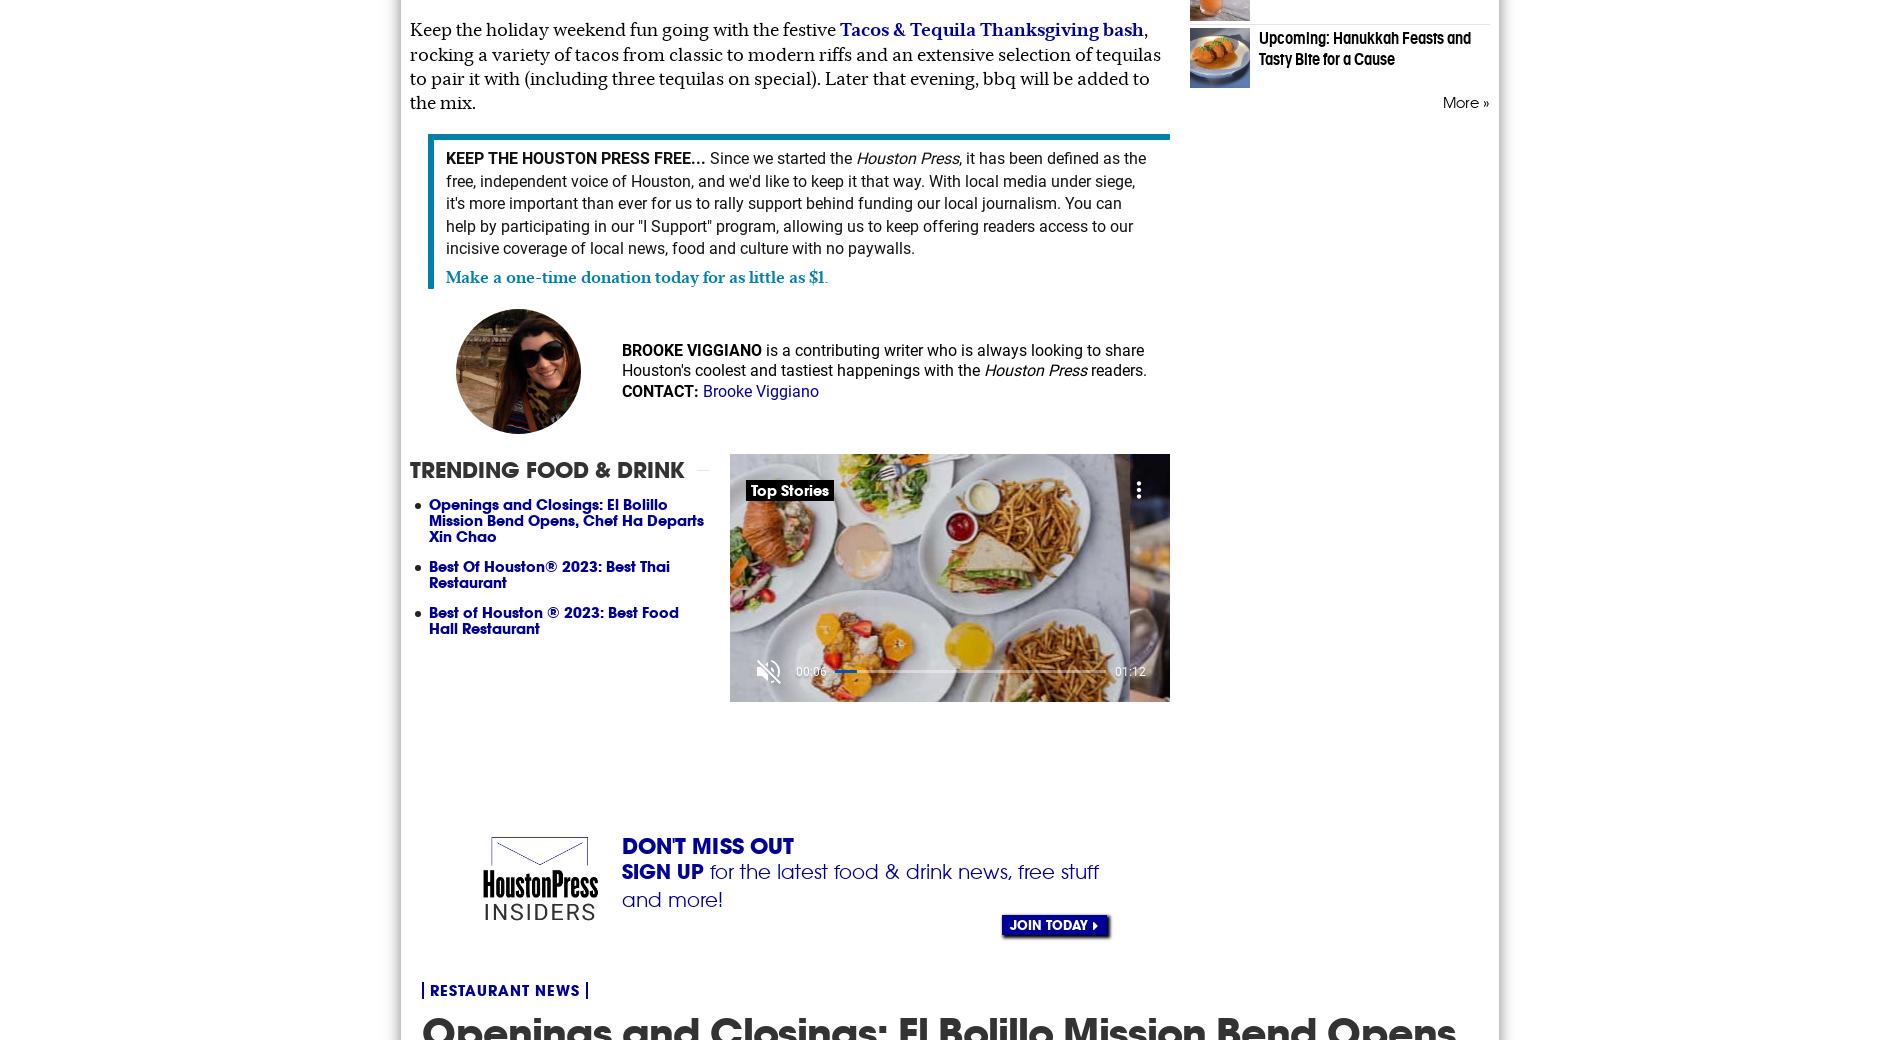  What do you see at coordinates (809, 671) in the screenshot?
I see `'00:11'` at bounding box center [809, 671].